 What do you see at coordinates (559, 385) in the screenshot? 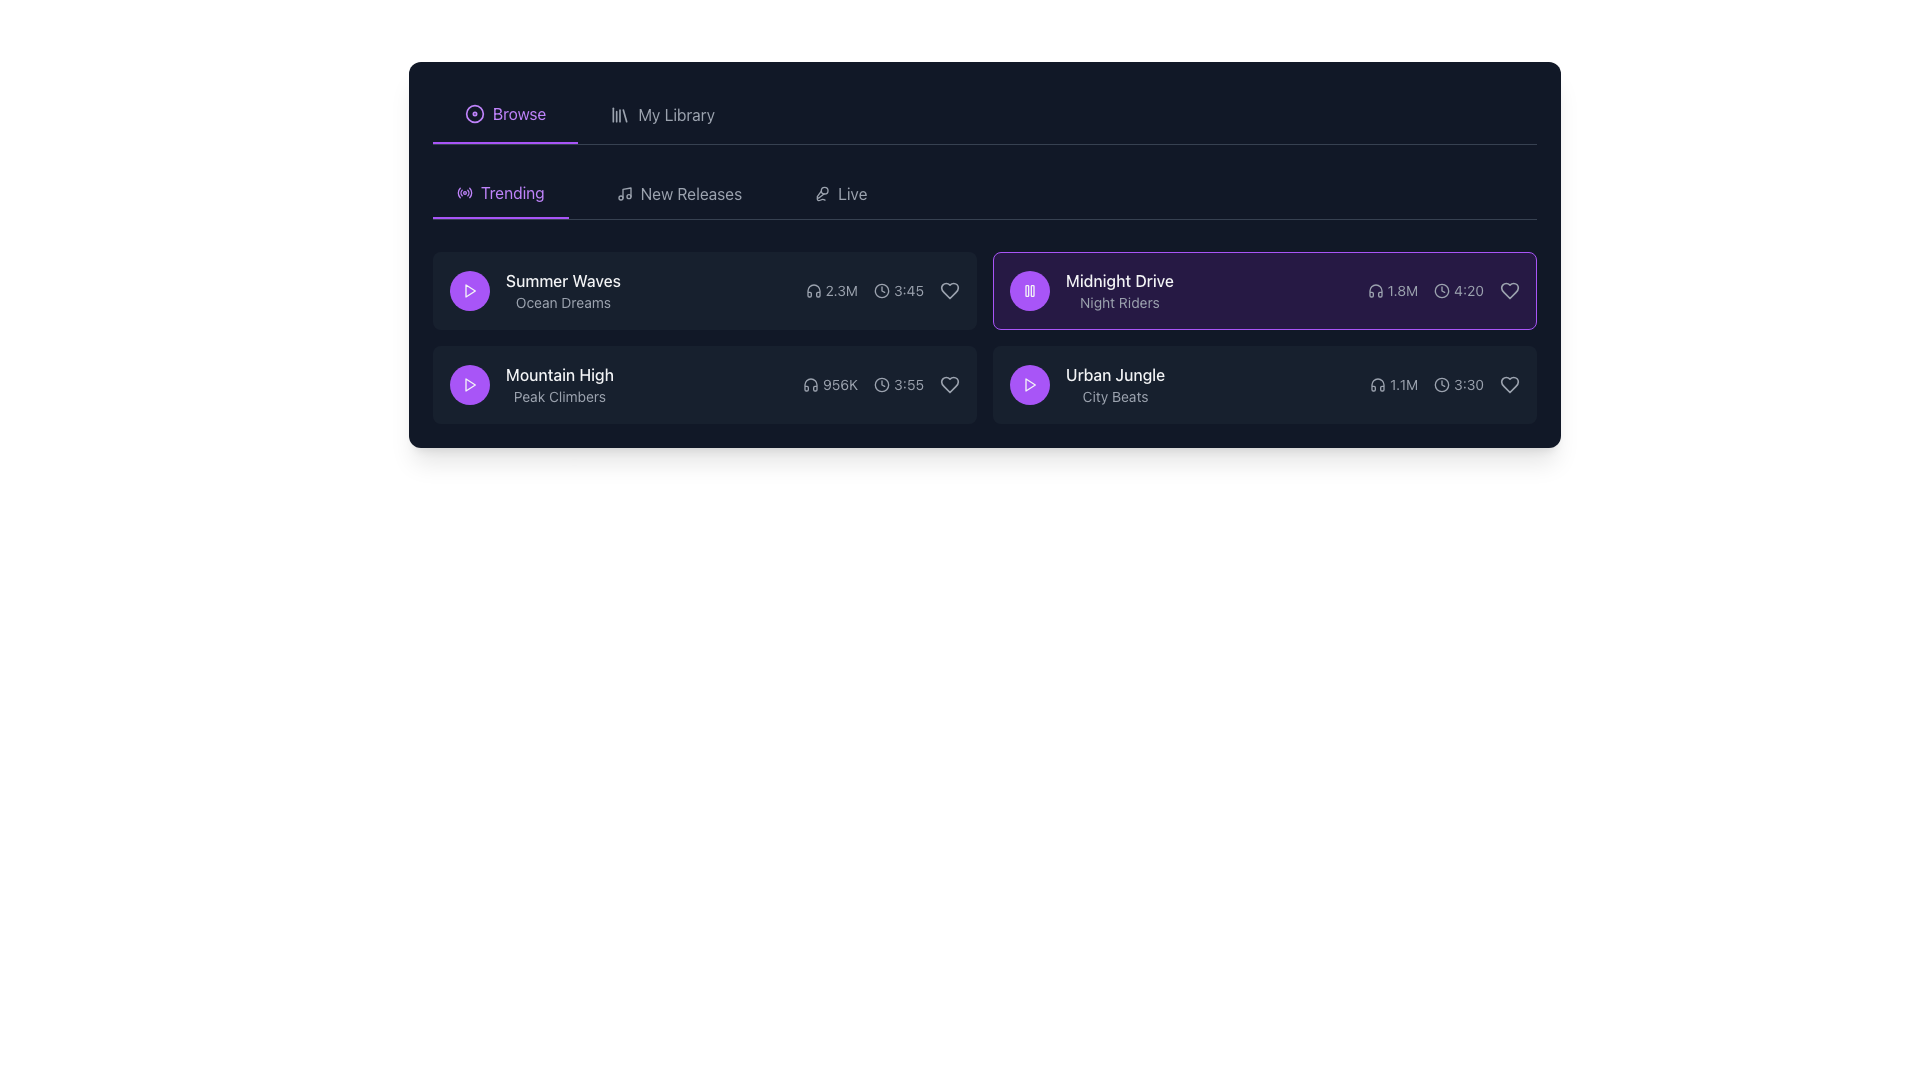
I see `text content of the Text label displaying 'Mountain High' in bold and 'Peak Climbers' below it` at bounding box center [559, 385].